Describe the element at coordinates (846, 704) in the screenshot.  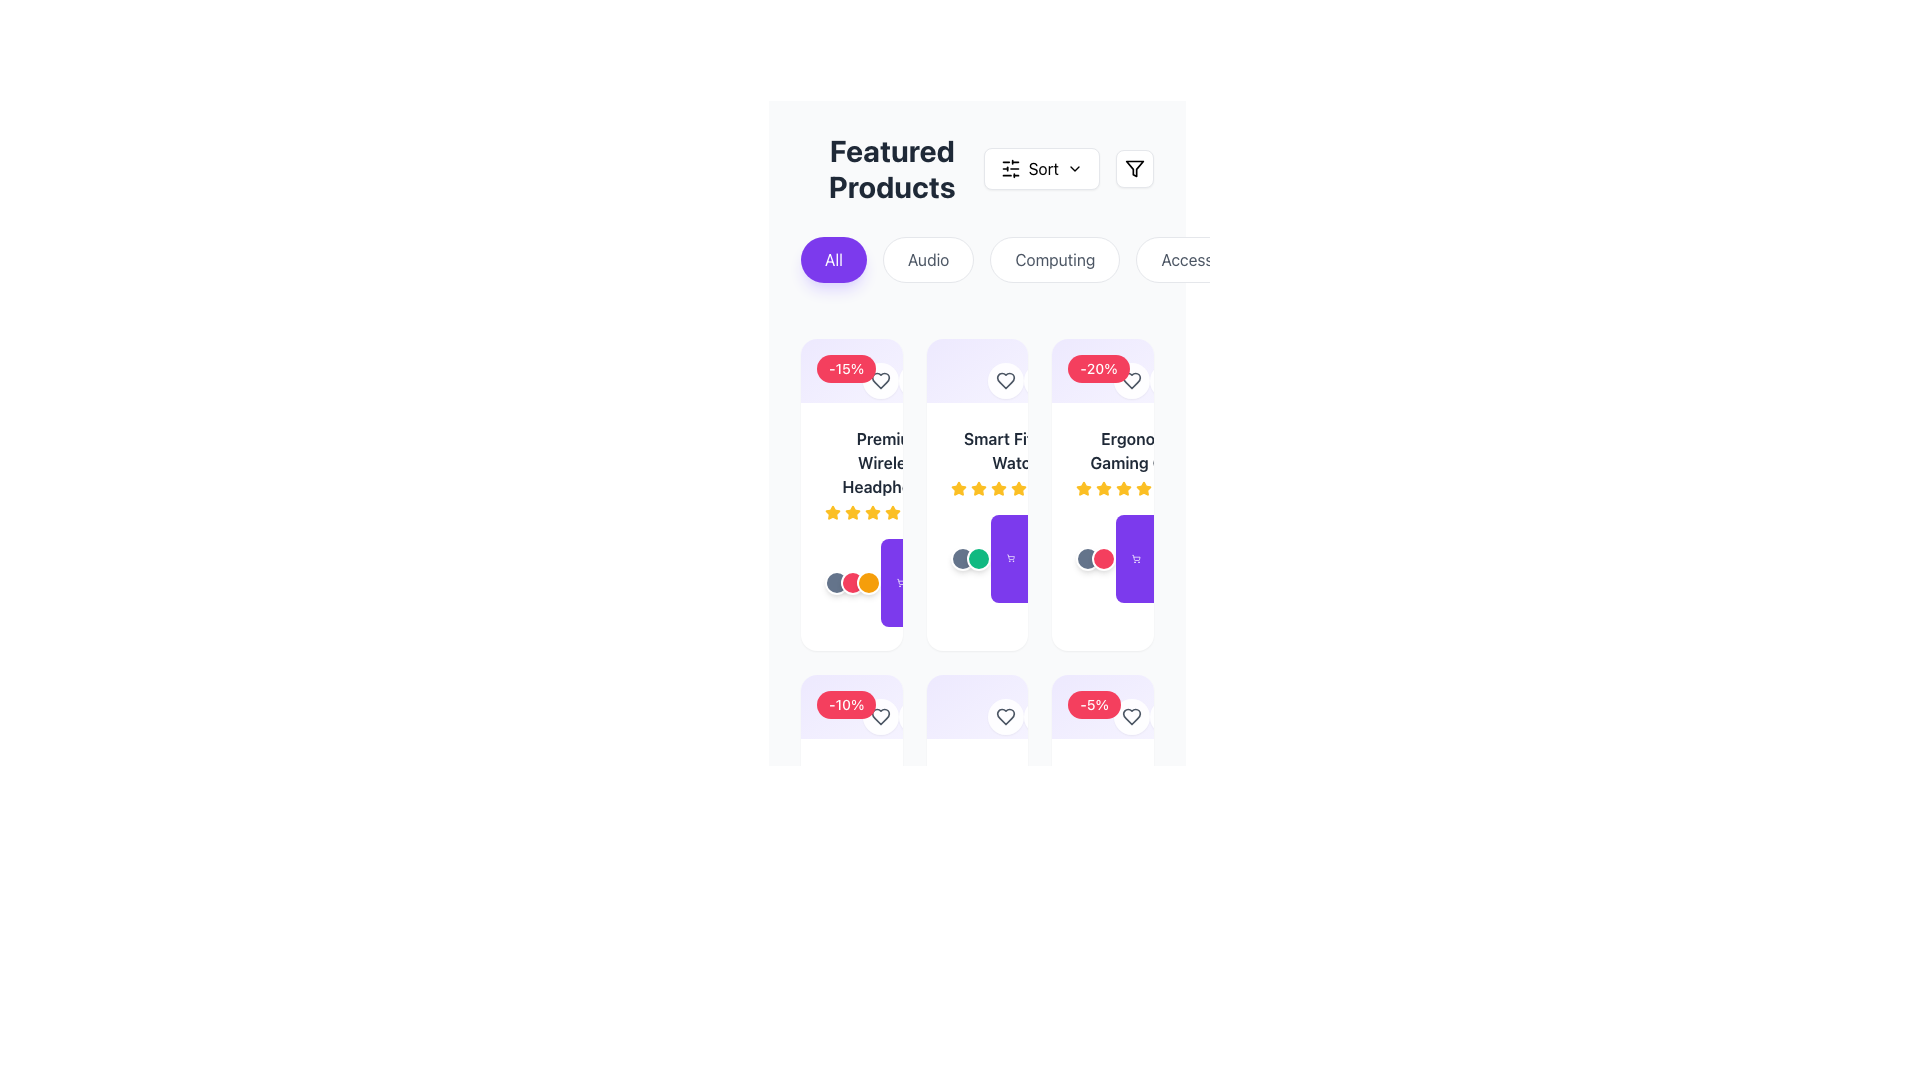
I see `the details displayed in the discount label located at the top-left corner of the product card that is the second from the left in the bottom row of the product grid` at that location.